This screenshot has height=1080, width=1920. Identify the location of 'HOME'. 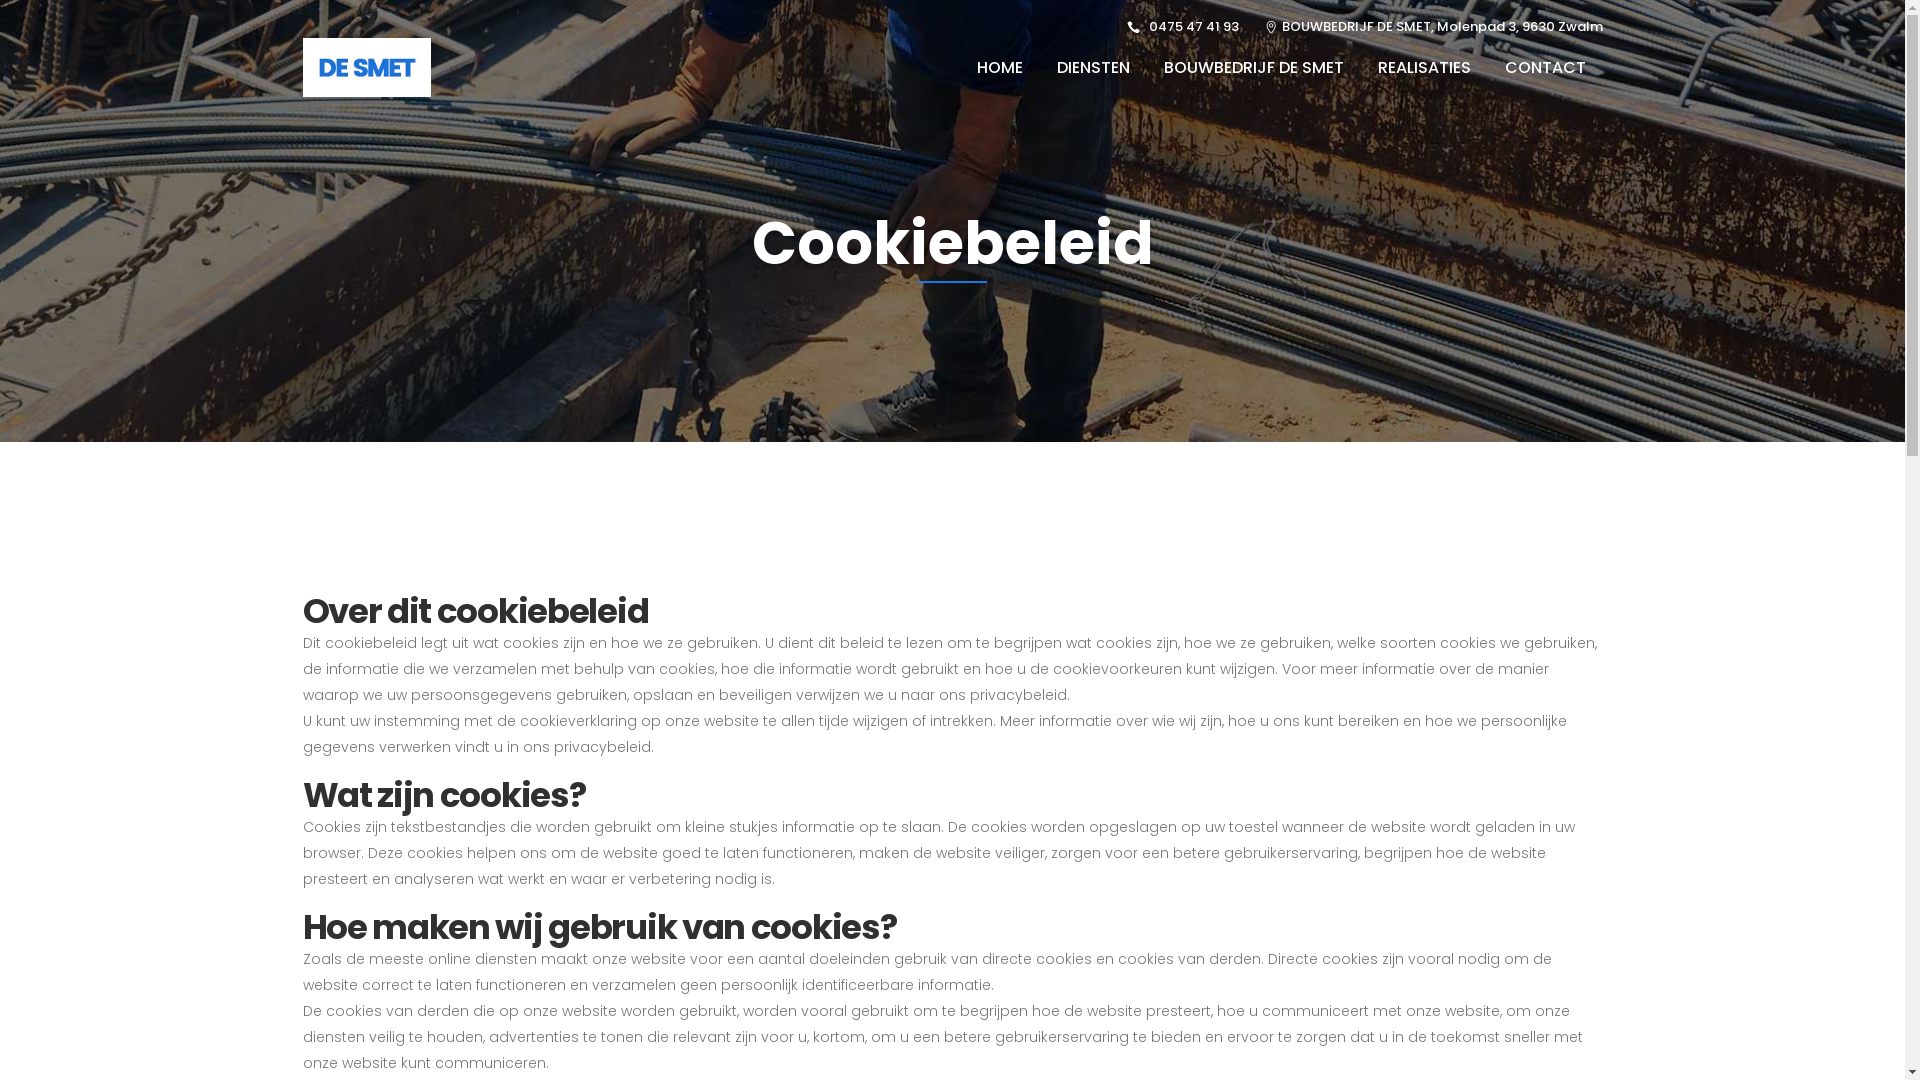
(999, 66).